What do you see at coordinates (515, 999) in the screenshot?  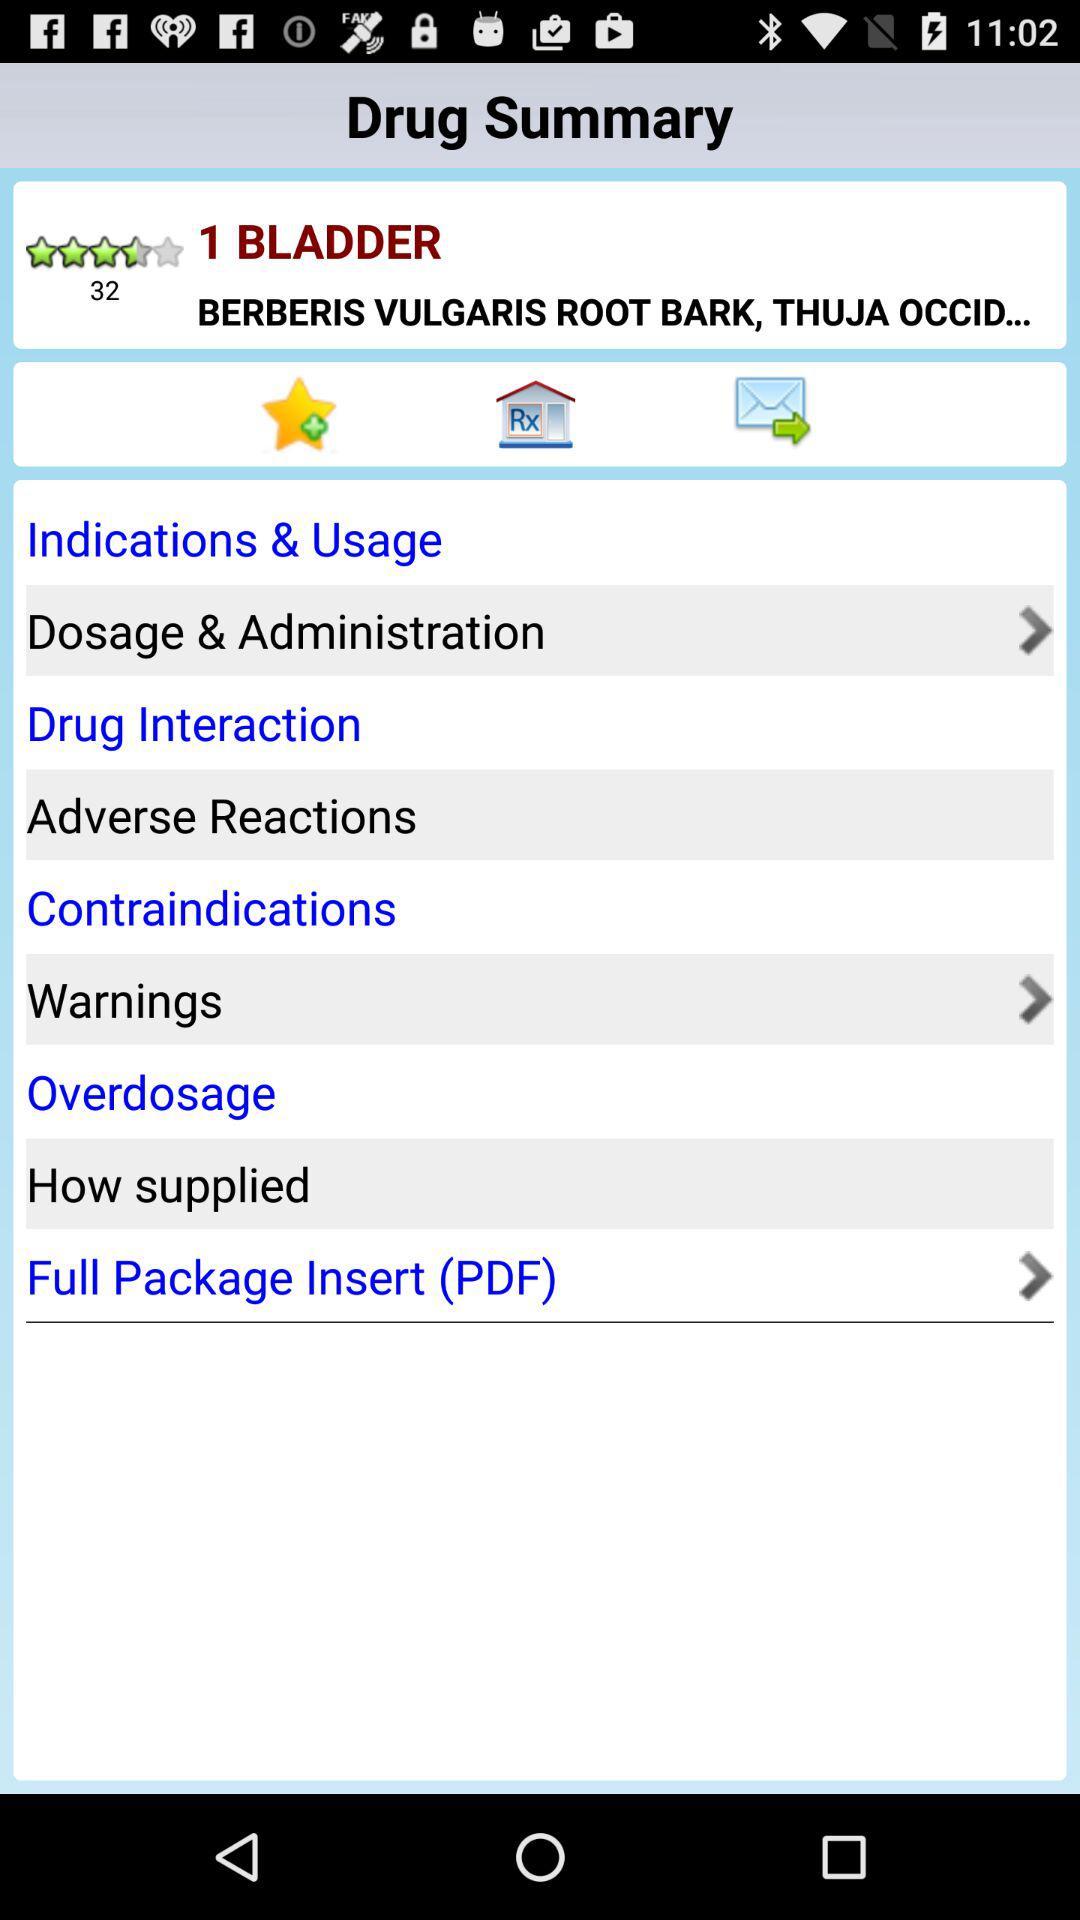 I see `the warnings app` at bounding box center [515, 999].